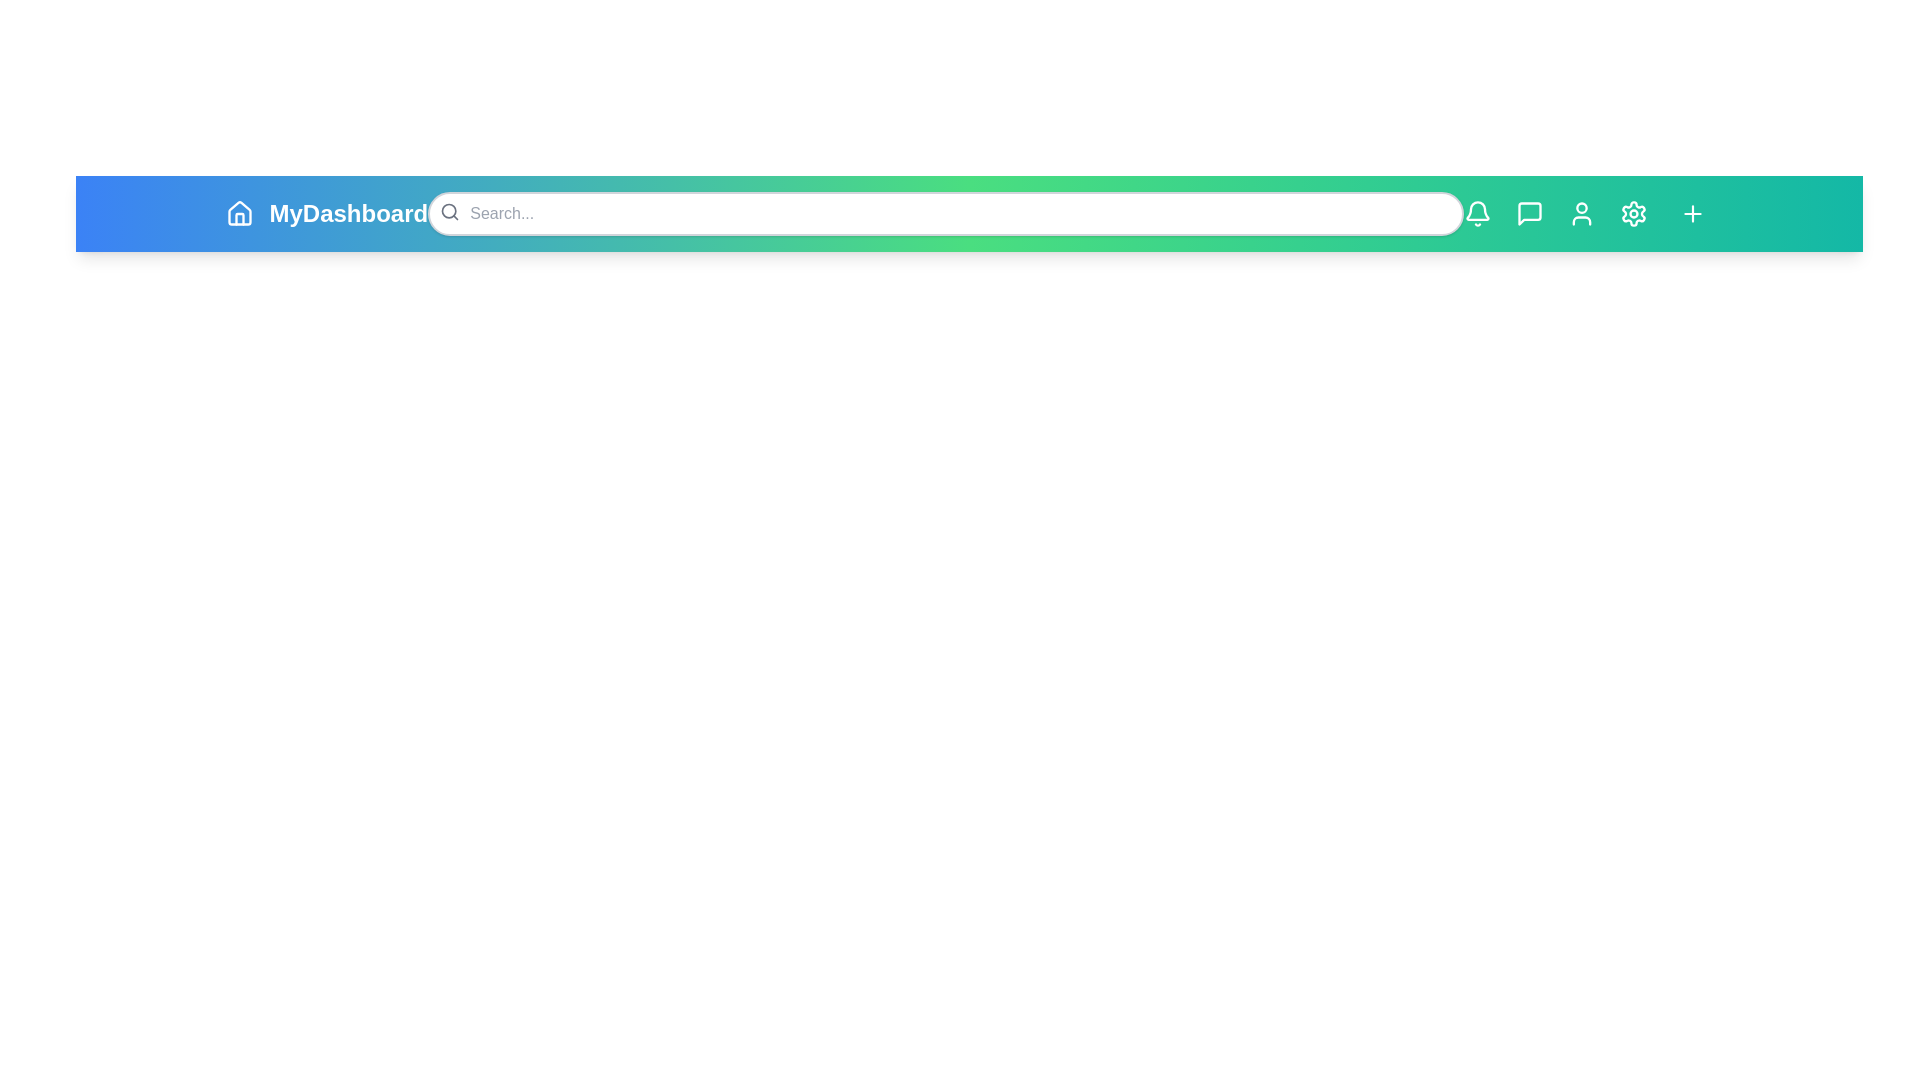 The width and height of the screenshot is (1920, 1080). What do you see at coordinates (1528, 213) in the screenshot?
I see `the speech bubble icon to view messages` at bounding box center [1528, 213].